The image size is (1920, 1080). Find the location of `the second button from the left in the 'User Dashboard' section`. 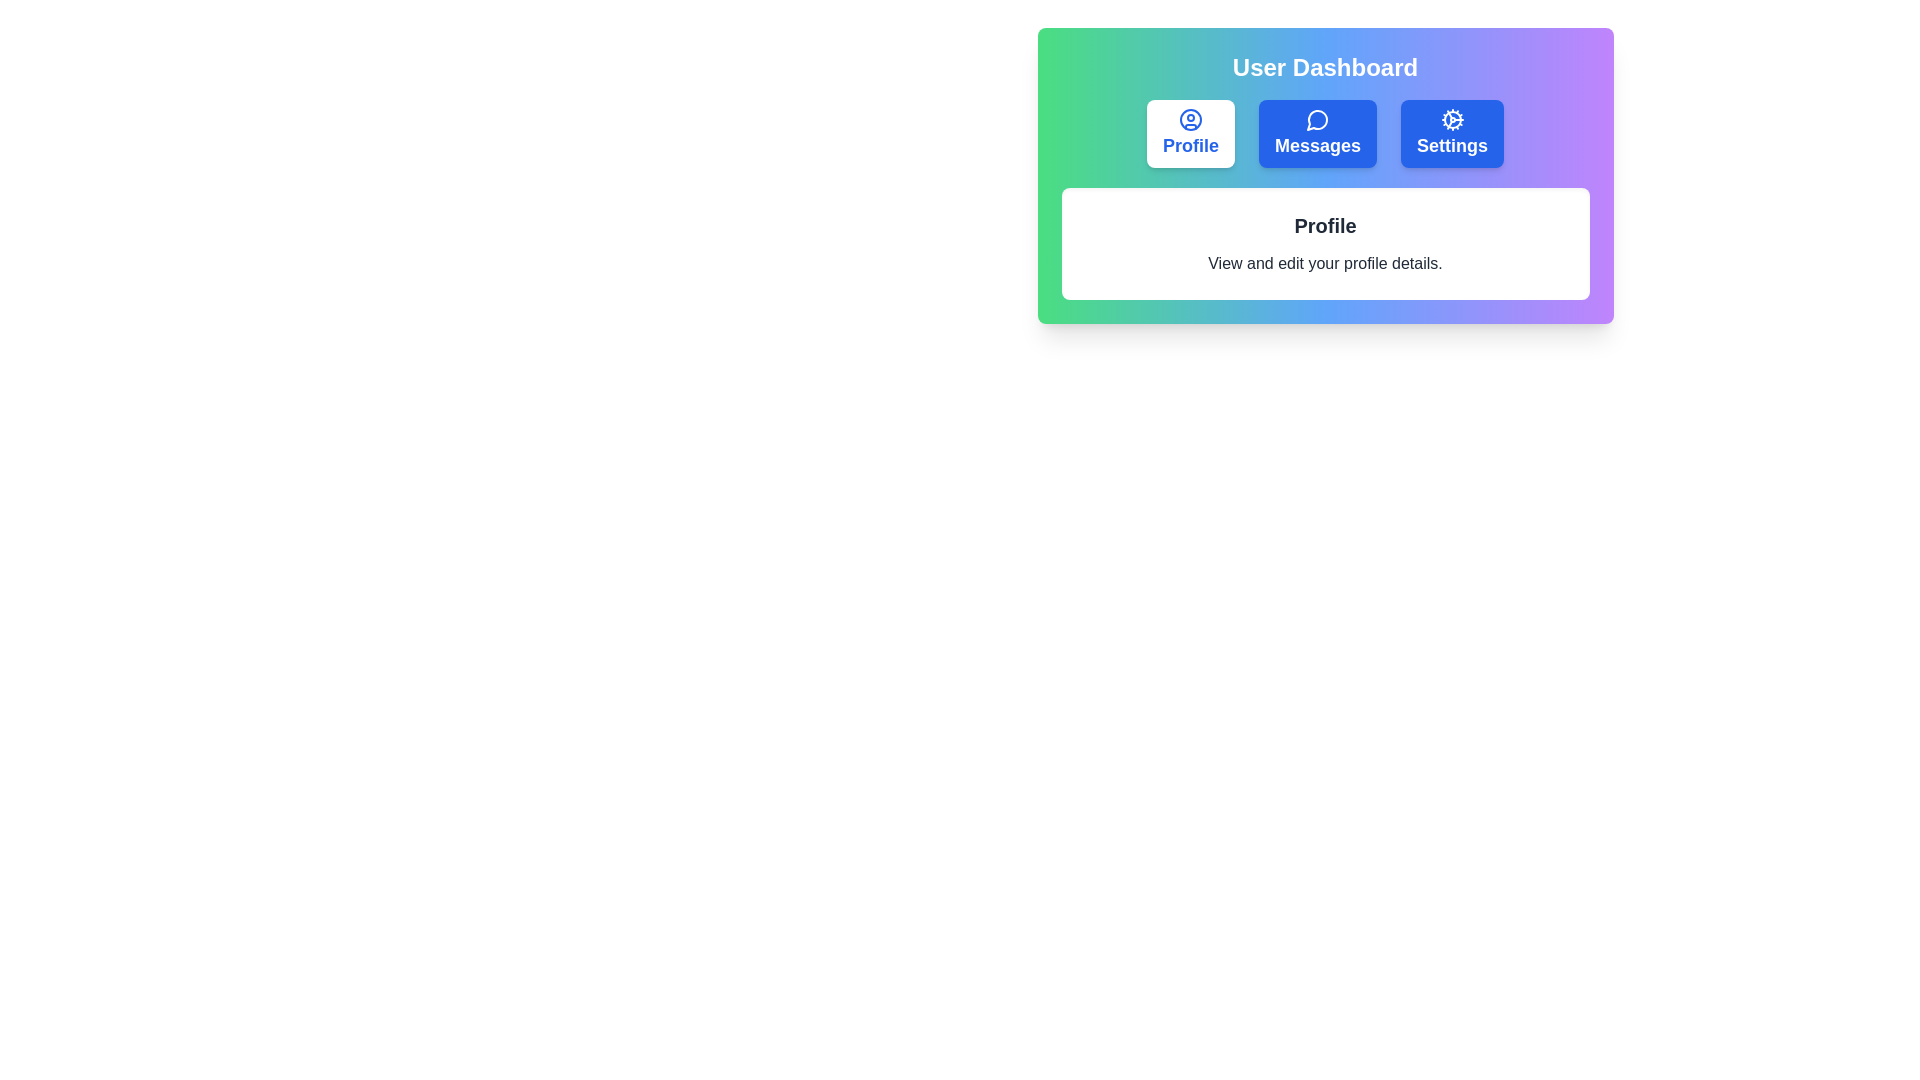

the second button from the left in the 'User Dashboard' section is located at coordinates (1318, 134).